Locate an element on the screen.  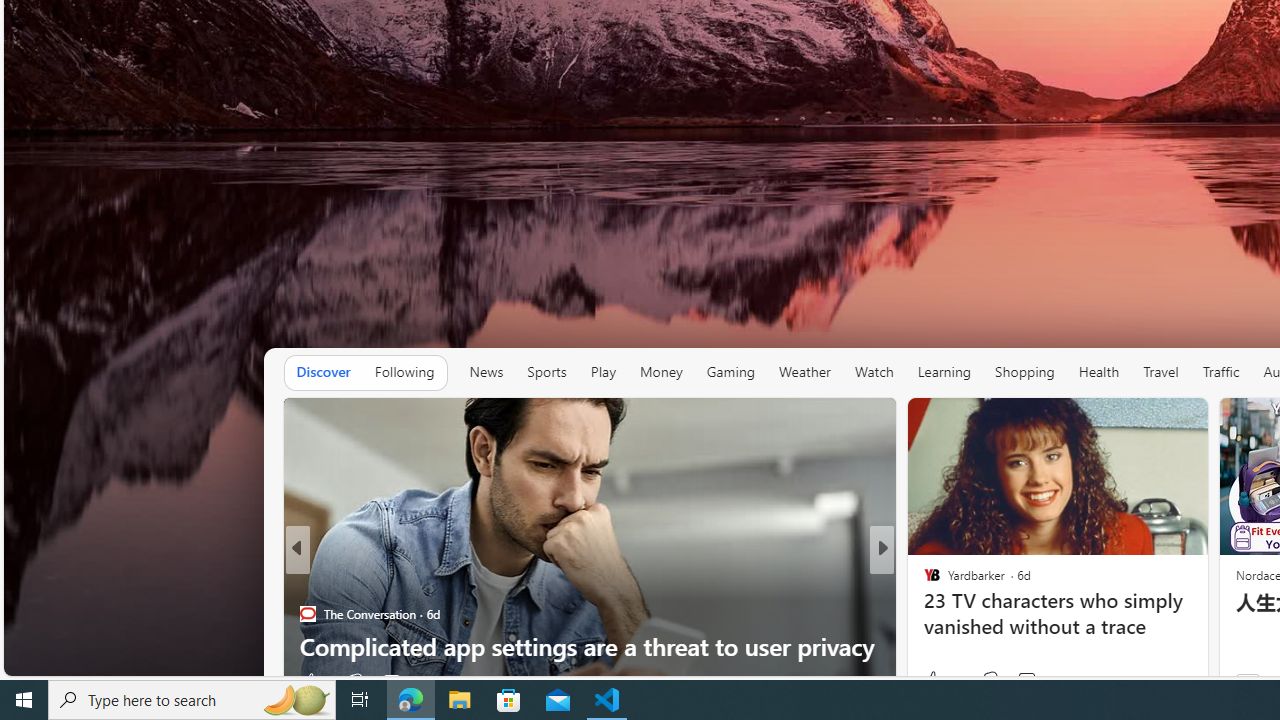
'Health' is located at coordinates (1097, 372).